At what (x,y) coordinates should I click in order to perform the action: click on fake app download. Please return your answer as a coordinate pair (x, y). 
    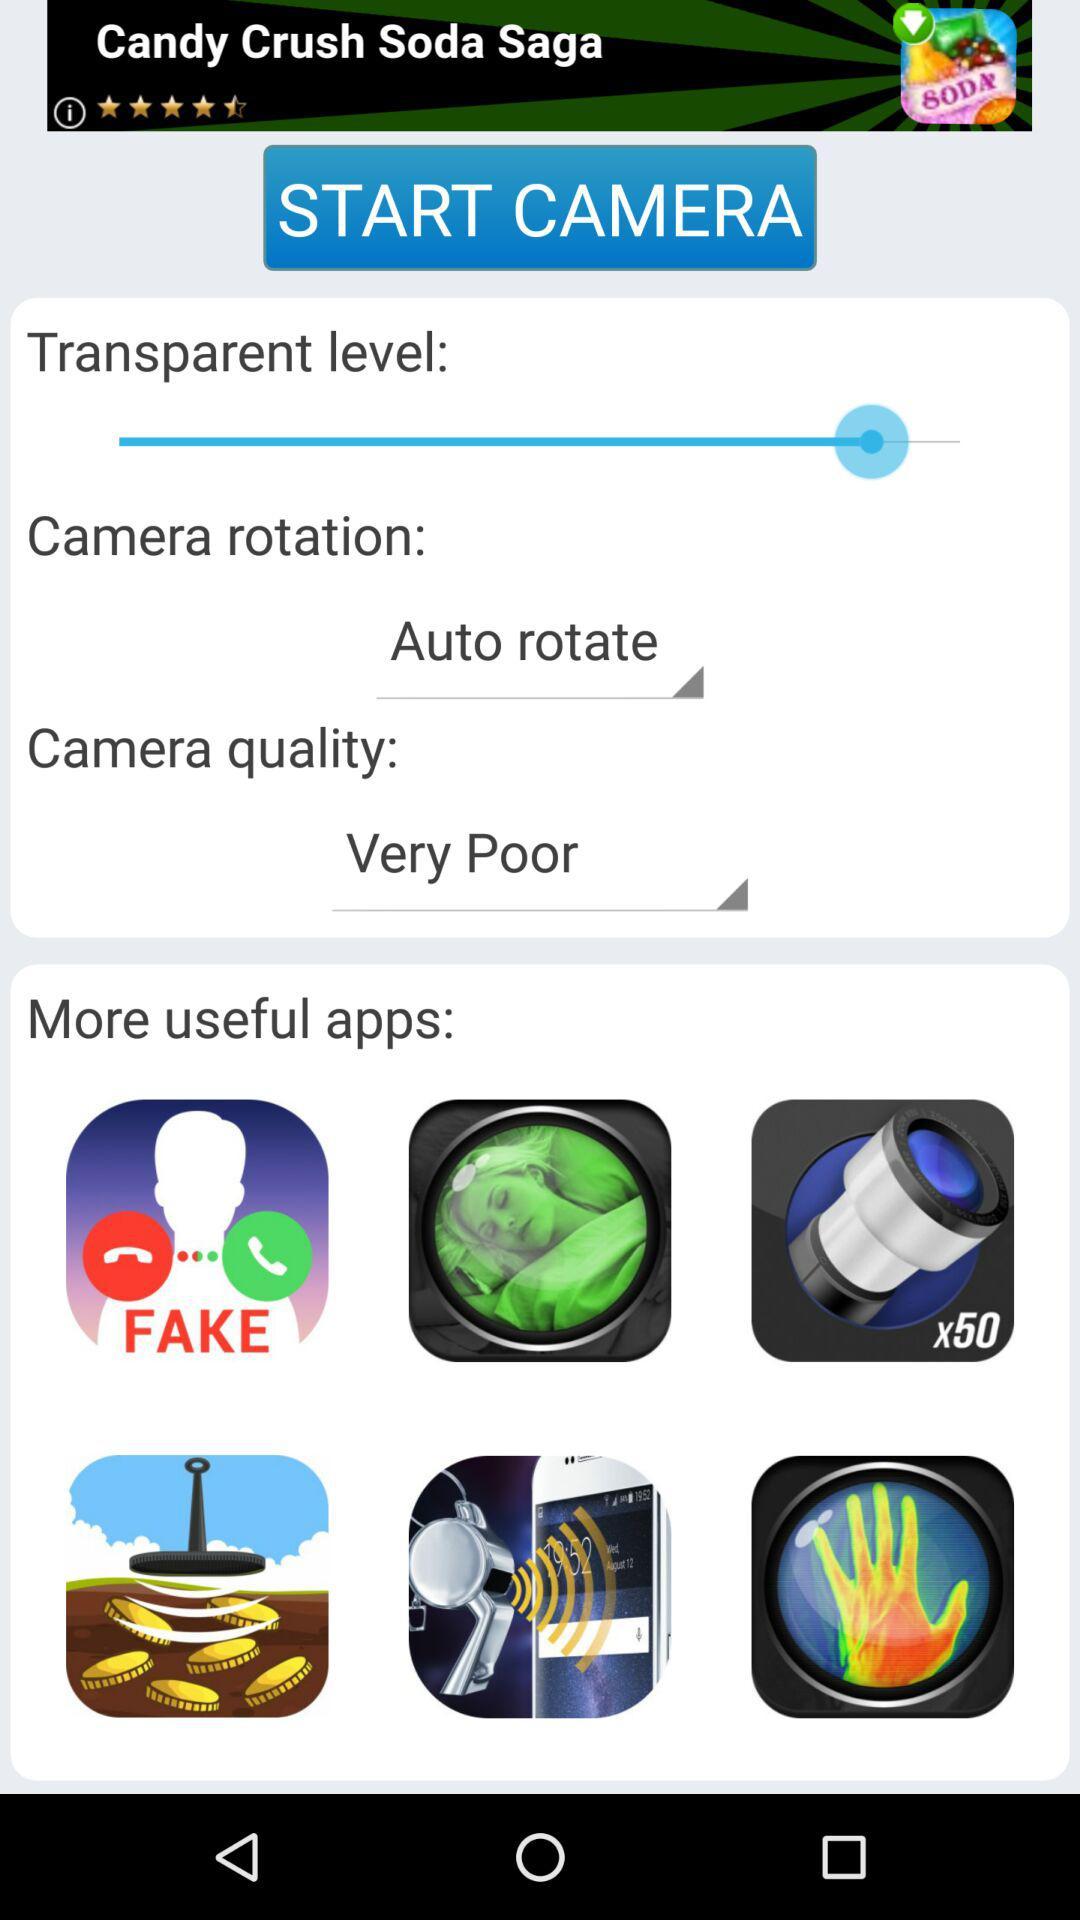
    Looking at the image, I should click on (197, 1229).